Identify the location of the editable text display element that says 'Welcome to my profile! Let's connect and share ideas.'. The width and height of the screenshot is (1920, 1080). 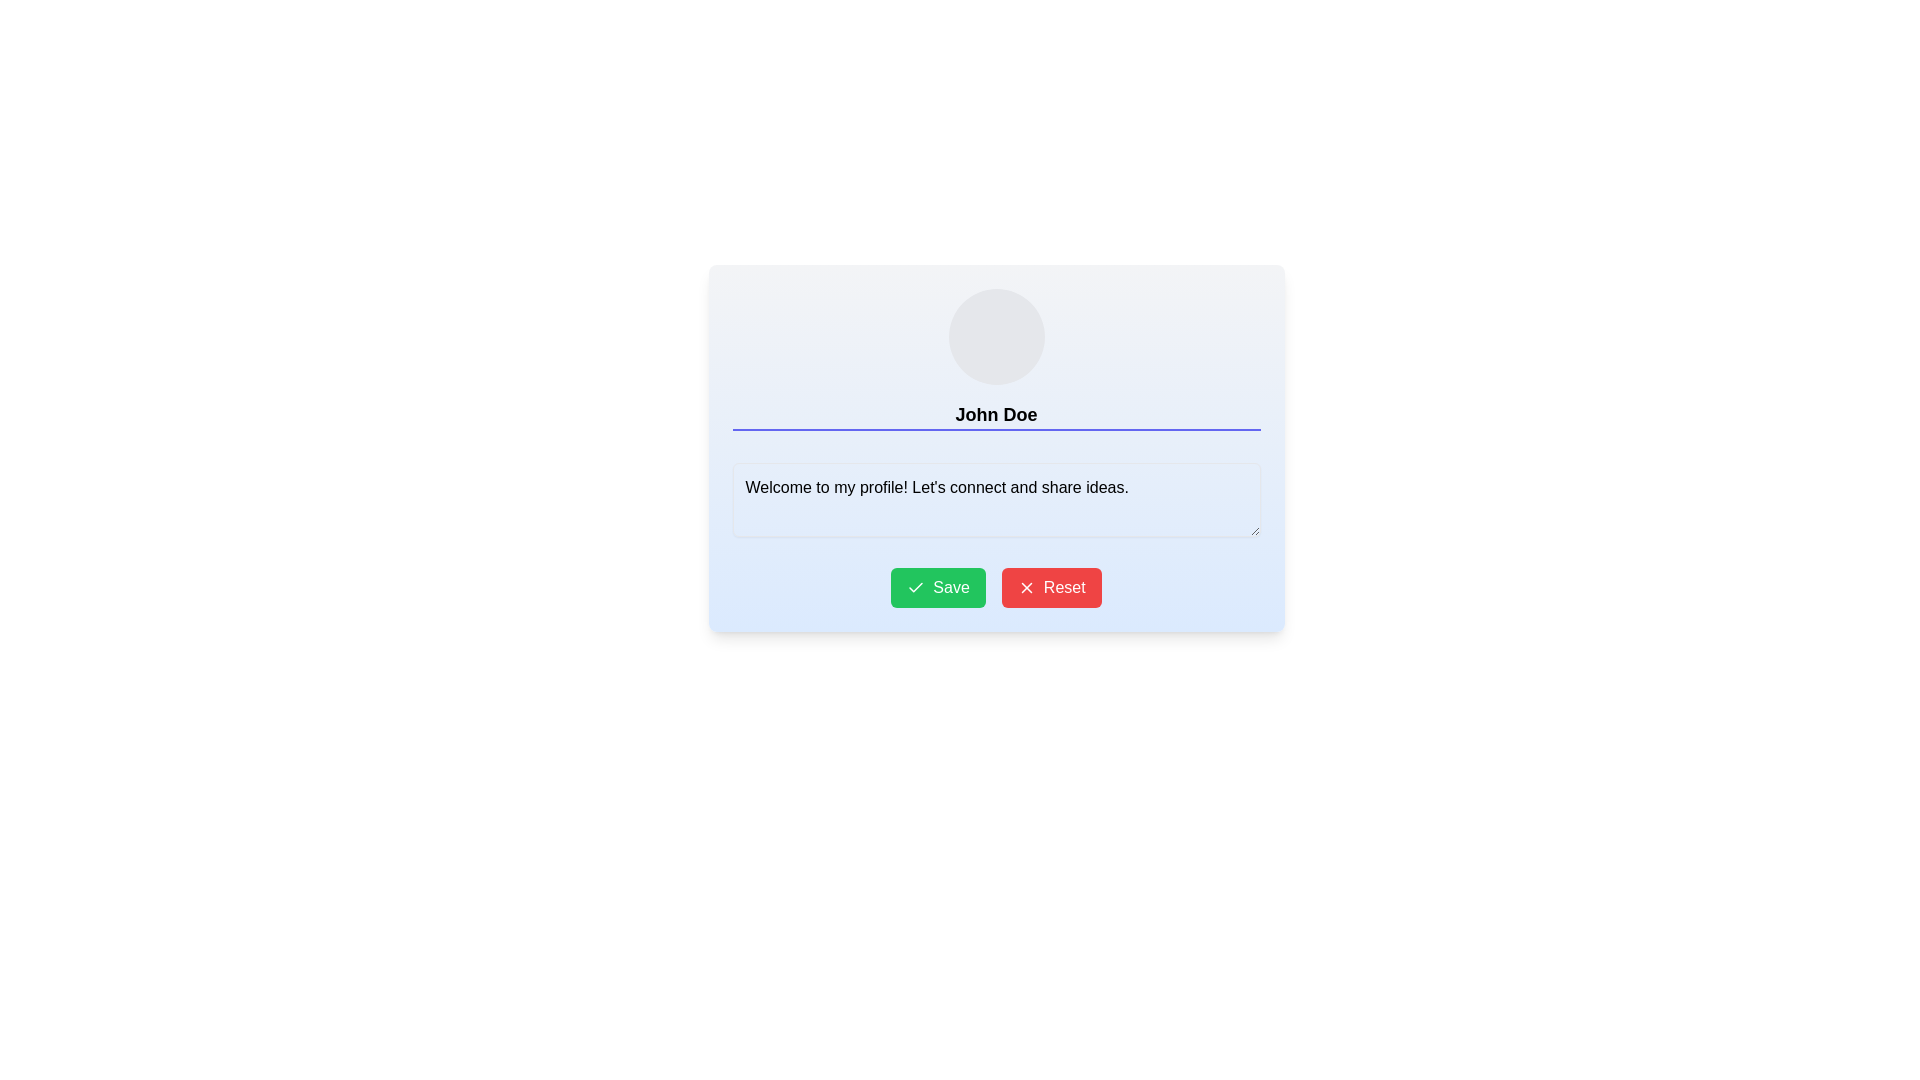
(996, 502).